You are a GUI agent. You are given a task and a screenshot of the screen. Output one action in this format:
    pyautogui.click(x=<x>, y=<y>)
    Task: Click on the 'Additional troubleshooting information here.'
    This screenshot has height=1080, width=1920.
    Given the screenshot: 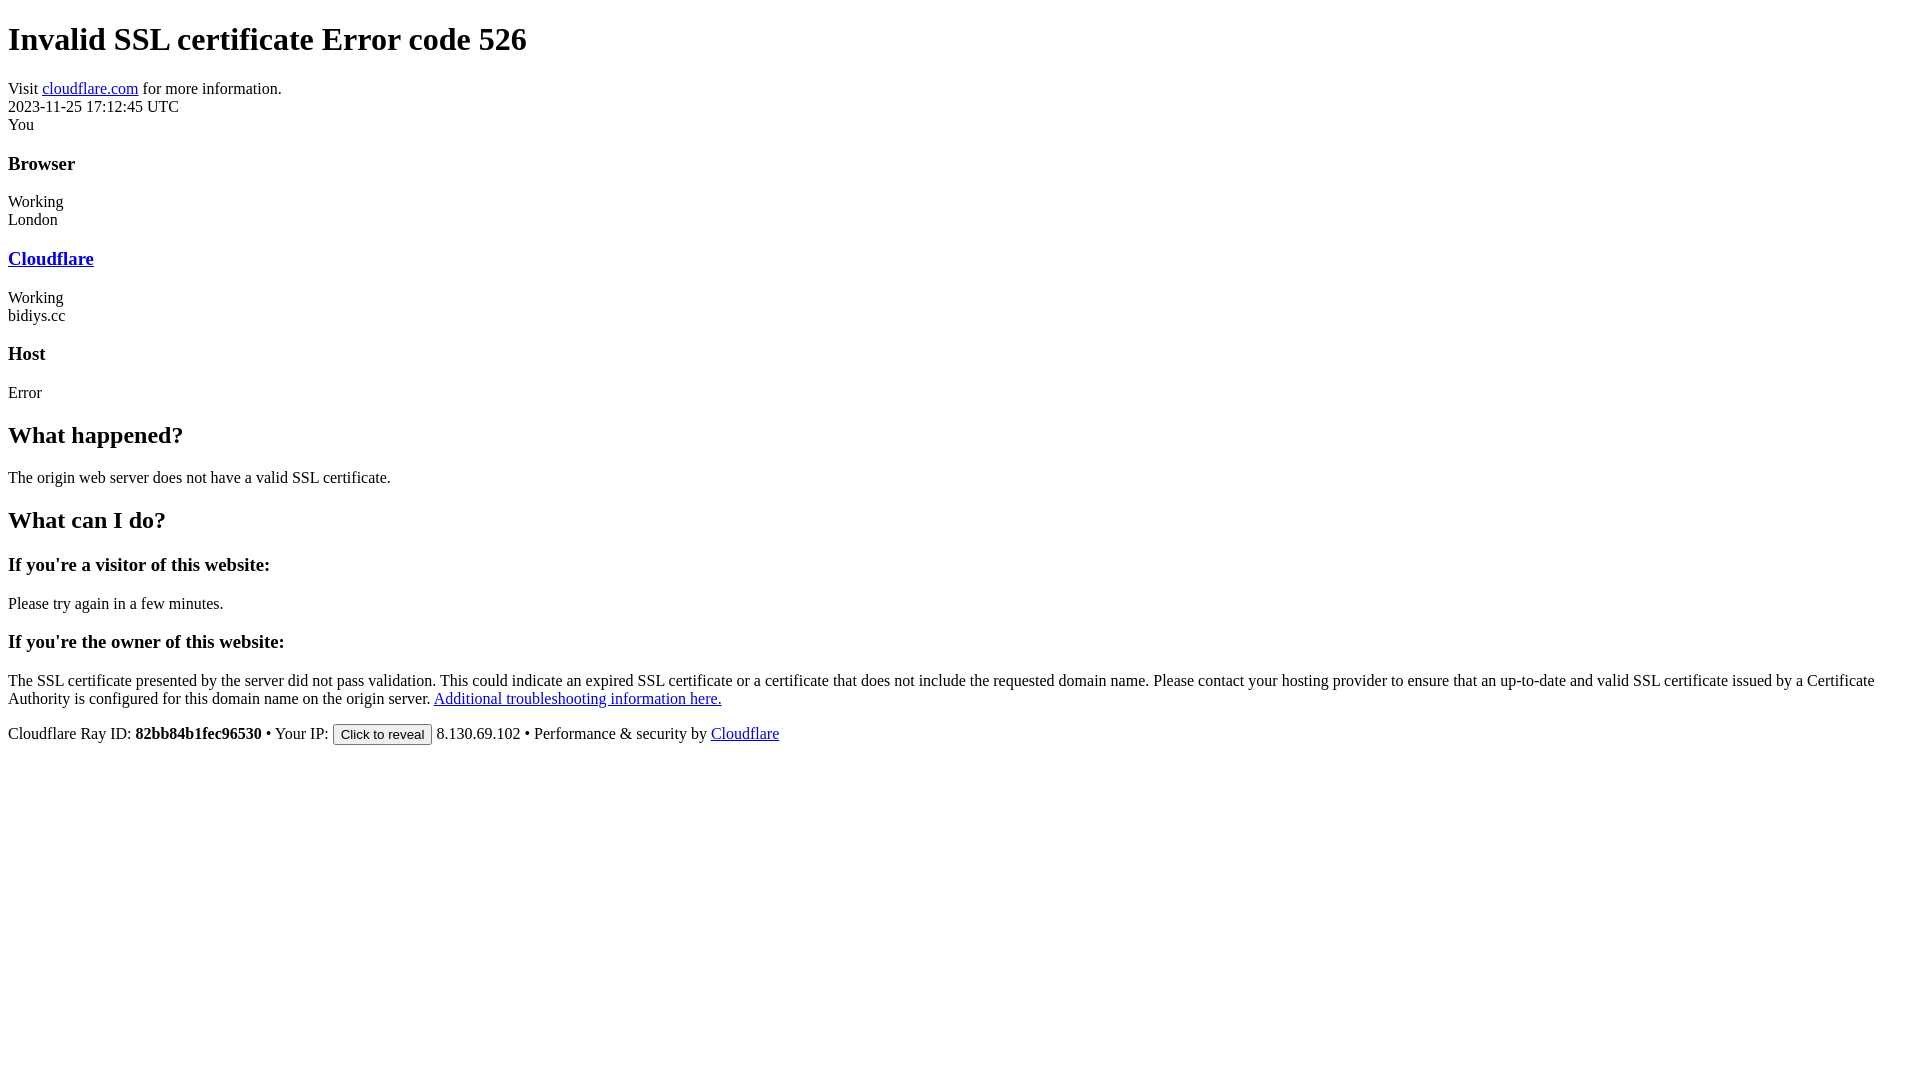 What is the action you would take?
    pyautogui.click(x=576, y=697)
    